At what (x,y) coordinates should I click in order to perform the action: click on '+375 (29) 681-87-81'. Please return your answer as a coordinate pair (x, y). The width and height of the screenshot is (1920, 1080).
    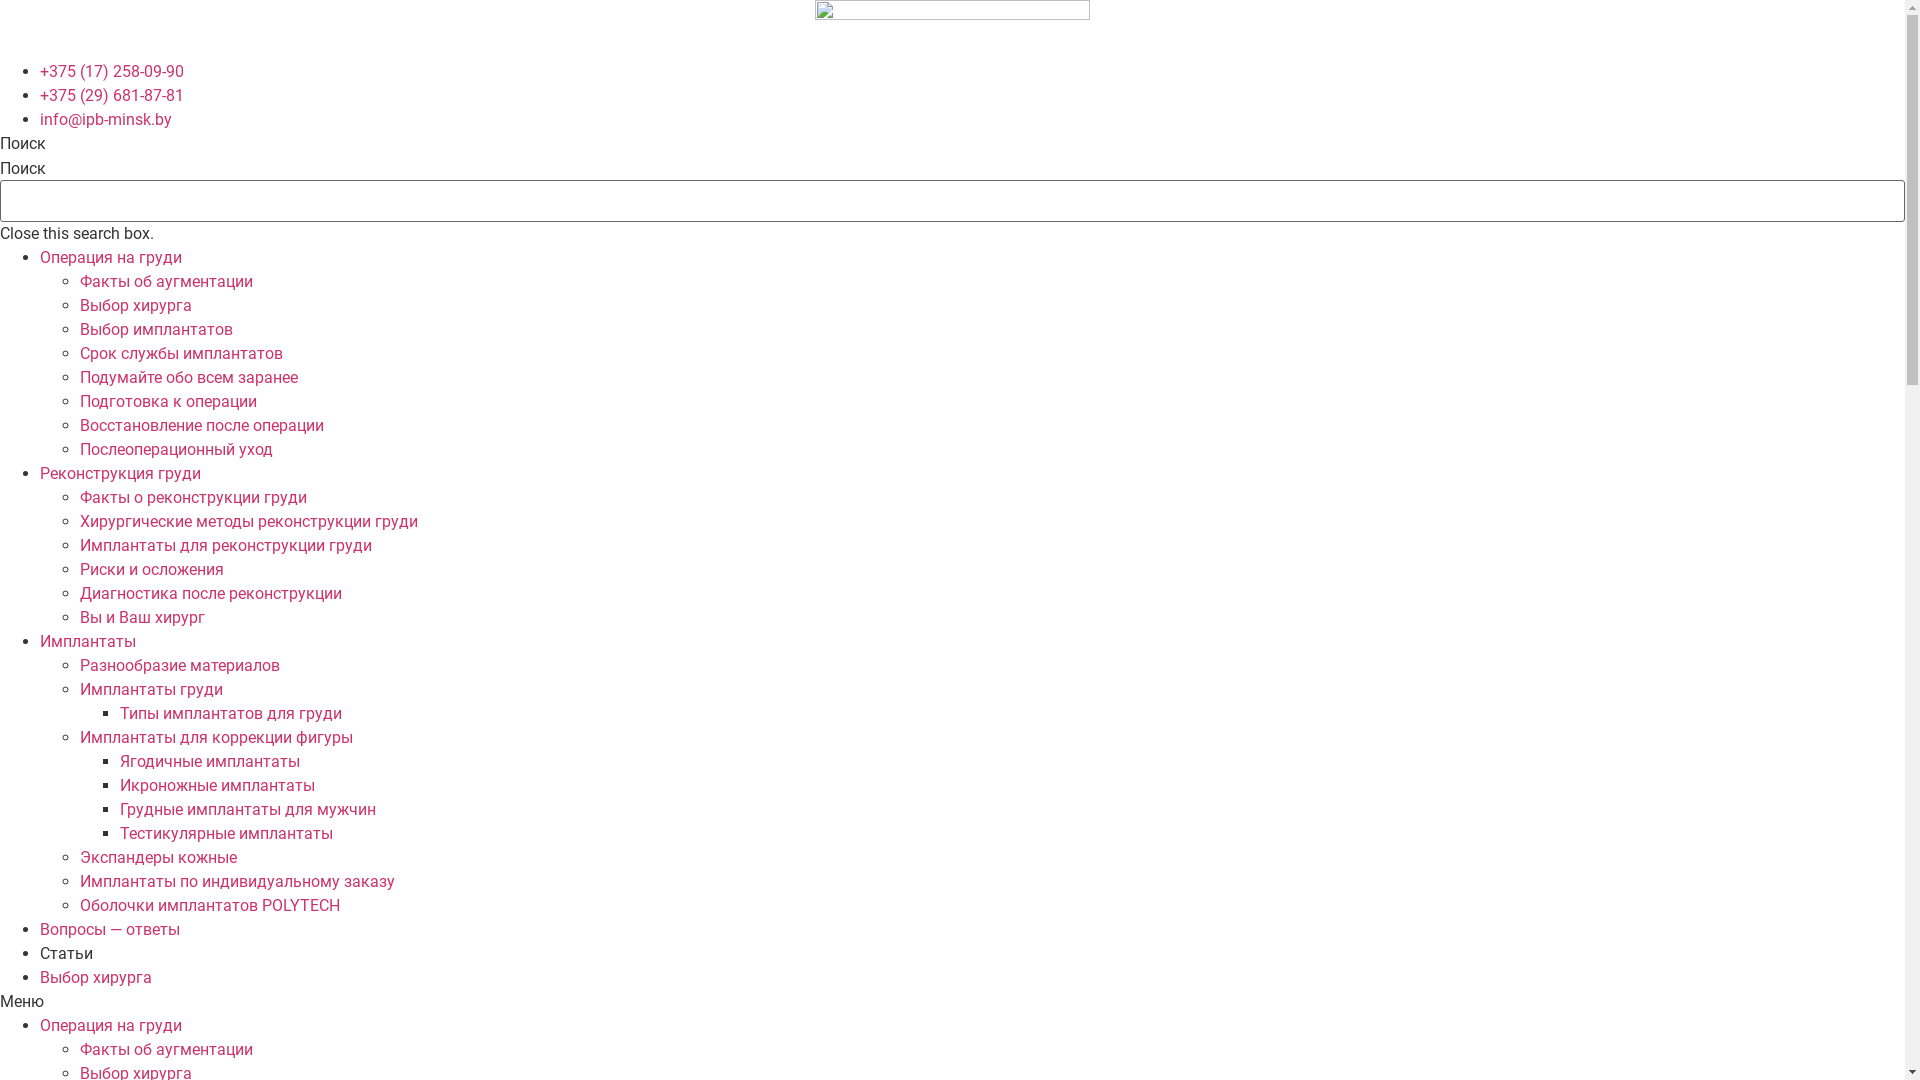
    Looking at the image, I should click on (110, 95).